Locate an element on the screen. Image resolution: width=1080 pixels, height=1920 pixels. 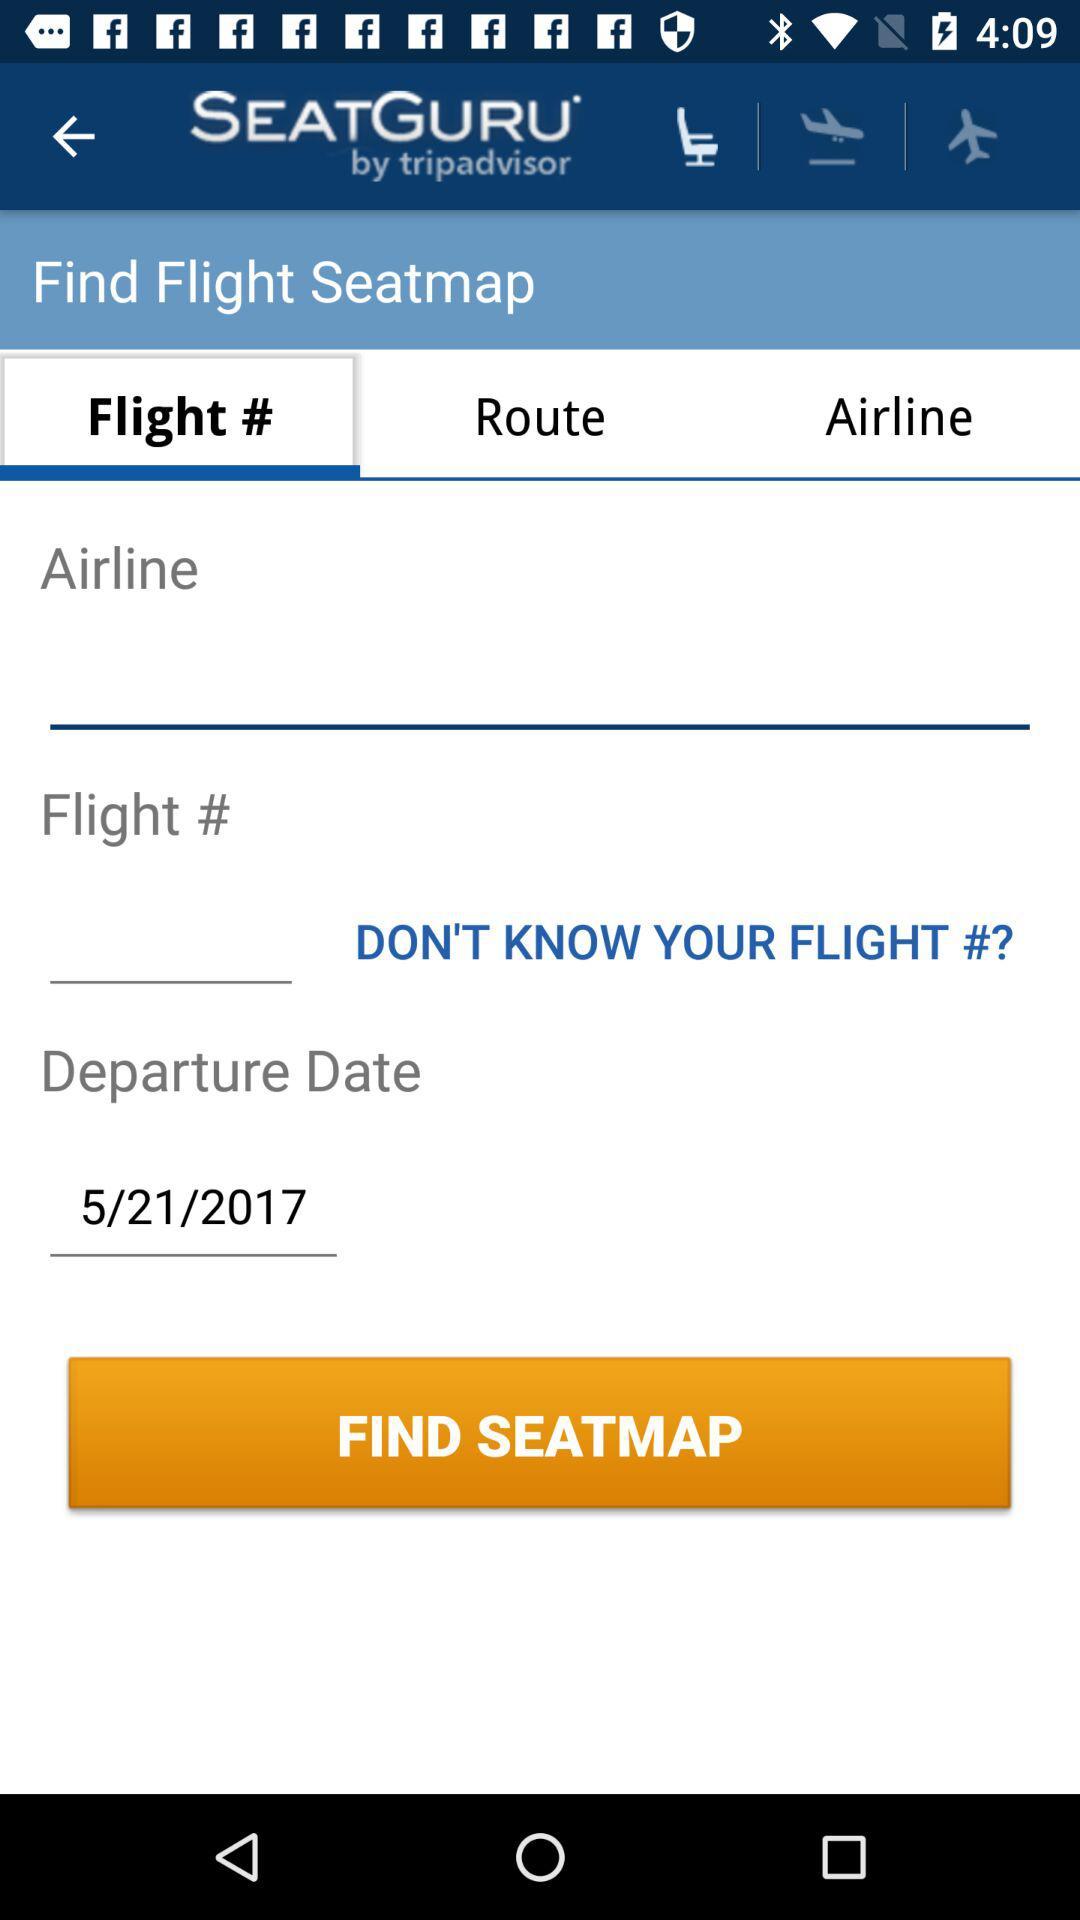
item above the airline is located at coordinates (832, 135).